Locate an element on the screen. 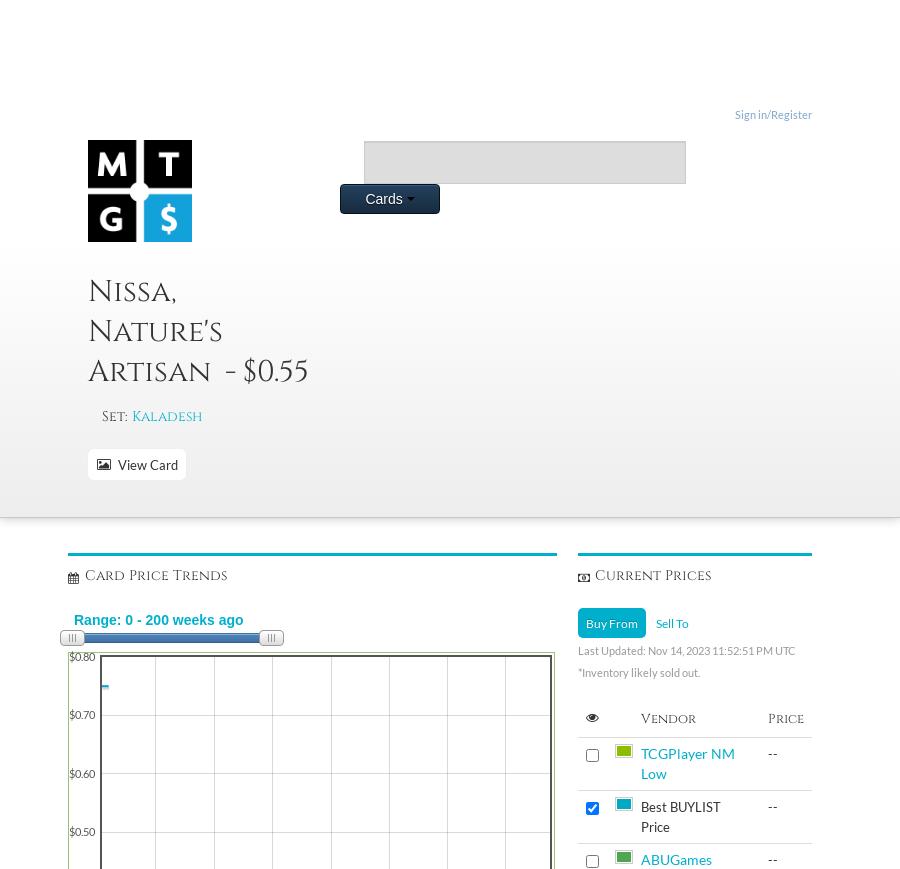 This screenshot has width=900, height=869. 'Card Price
                                Trends' is located at coordinates (83, 575).